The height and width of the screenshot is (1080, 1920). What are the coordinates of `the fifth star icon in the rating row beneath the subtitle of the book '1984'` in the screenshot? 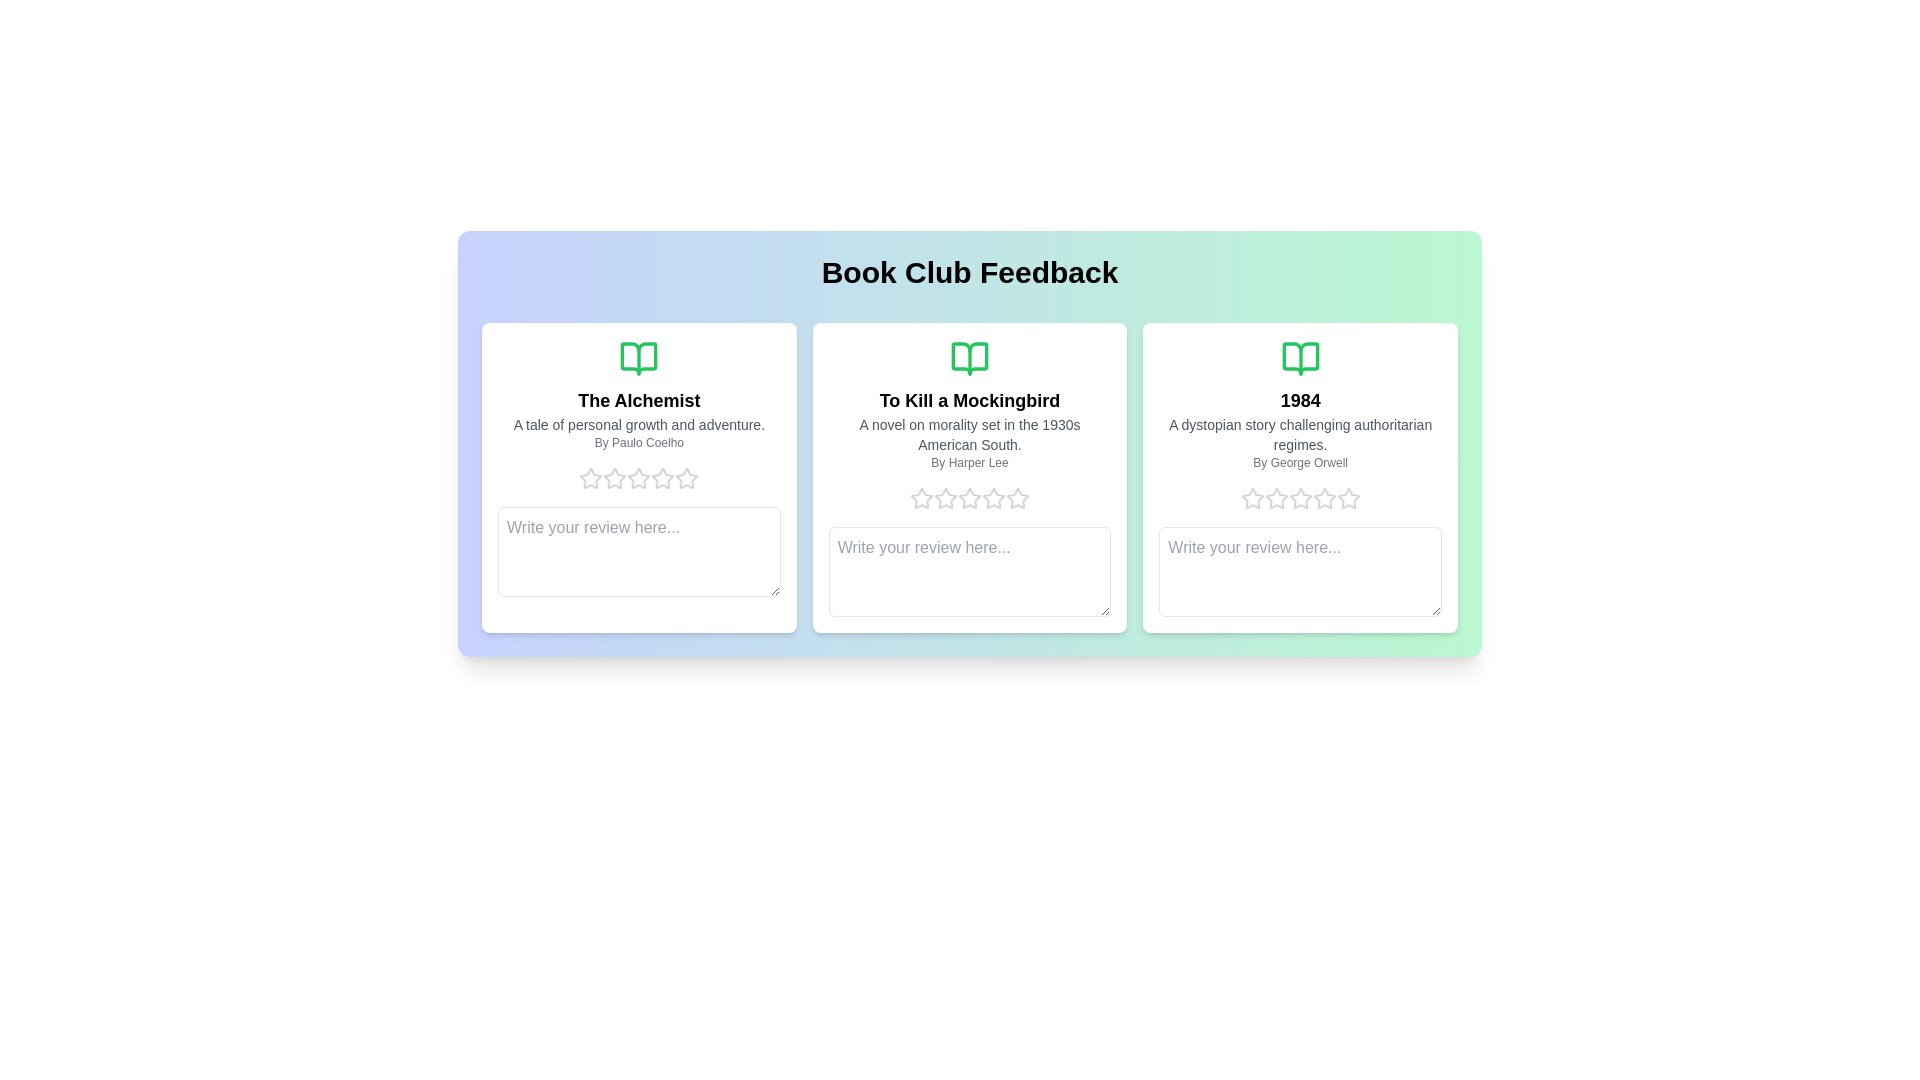 It's located at (1348, 497).